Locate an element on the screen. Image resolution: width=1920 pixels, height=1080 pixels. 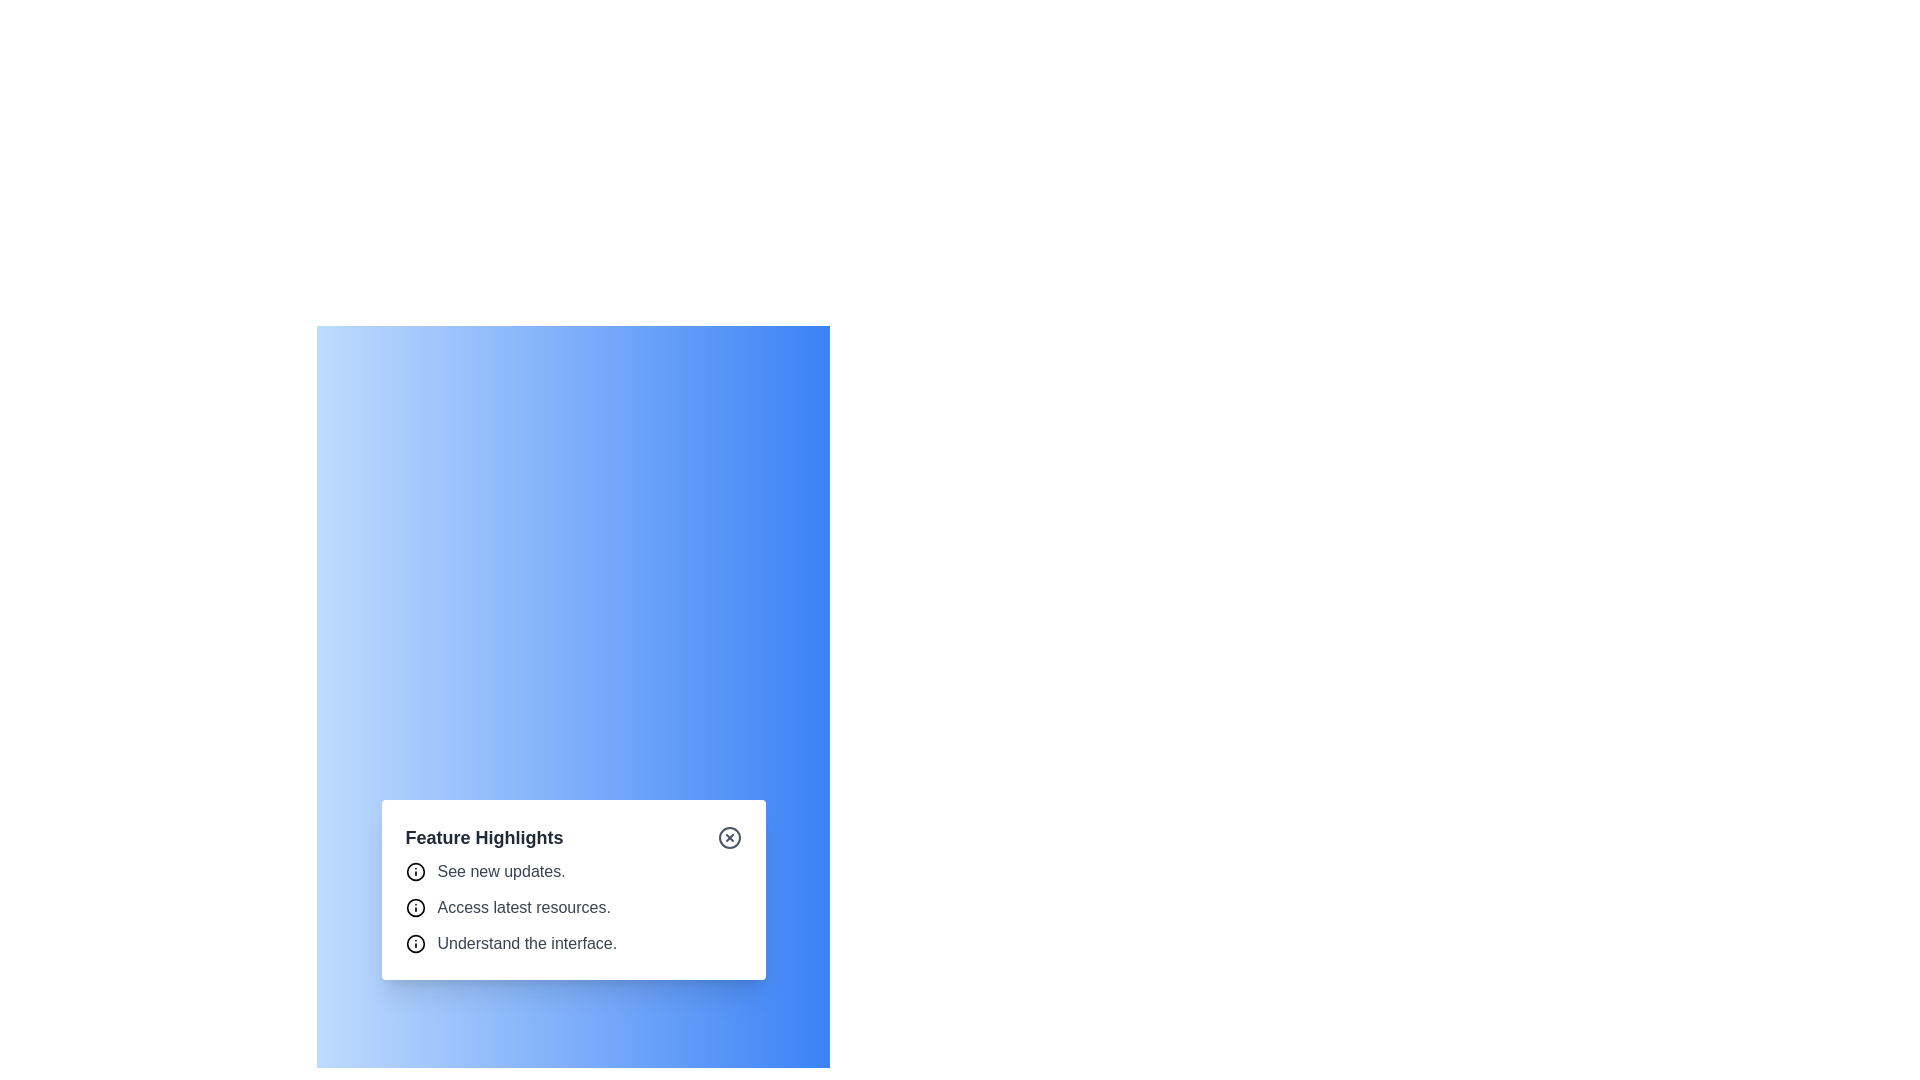
the inner circular component of the close button located in the top-right corner of the 'Feature Highlights' card is located at coordinates (728, 837).